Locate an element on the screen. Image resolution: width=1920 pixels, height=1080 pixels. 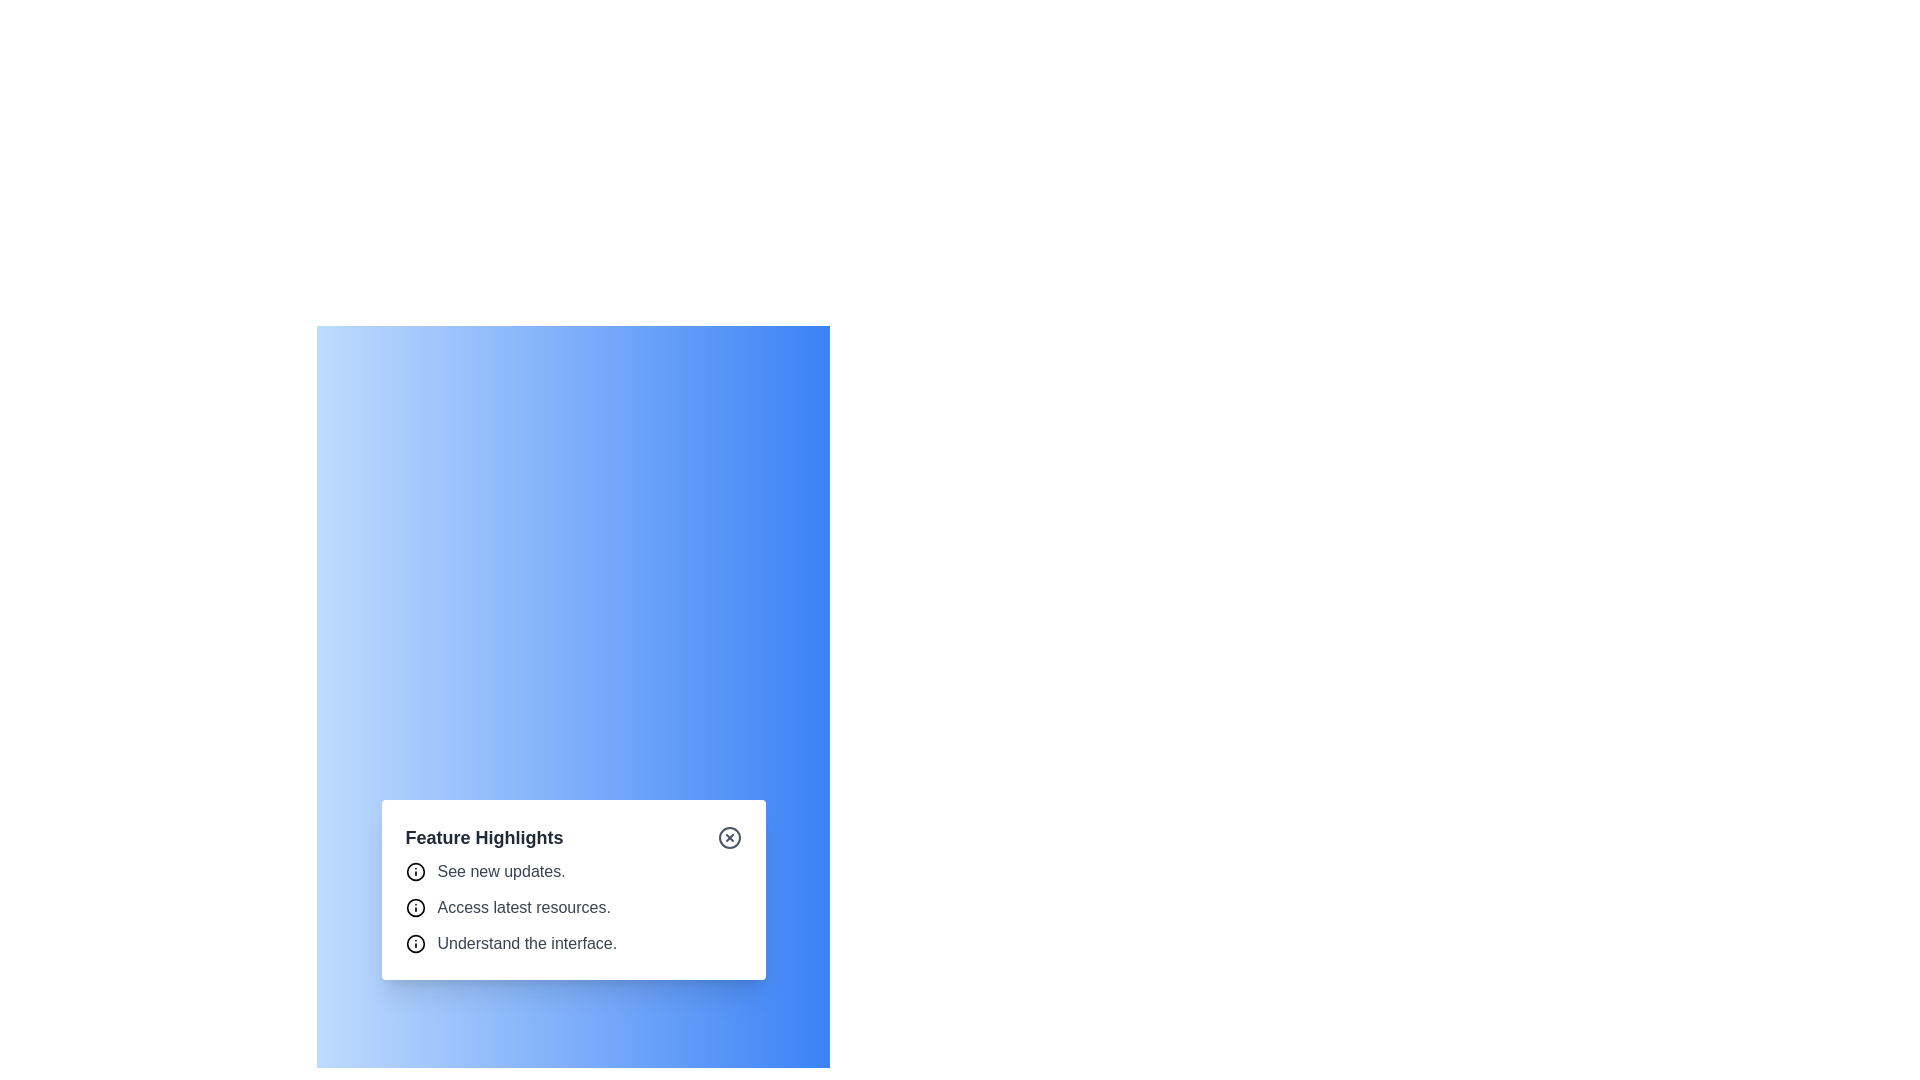
the inner circular component of the close button located in the top-right corner of the 'Feature Highlights' card is located at coordinates (728, 837).